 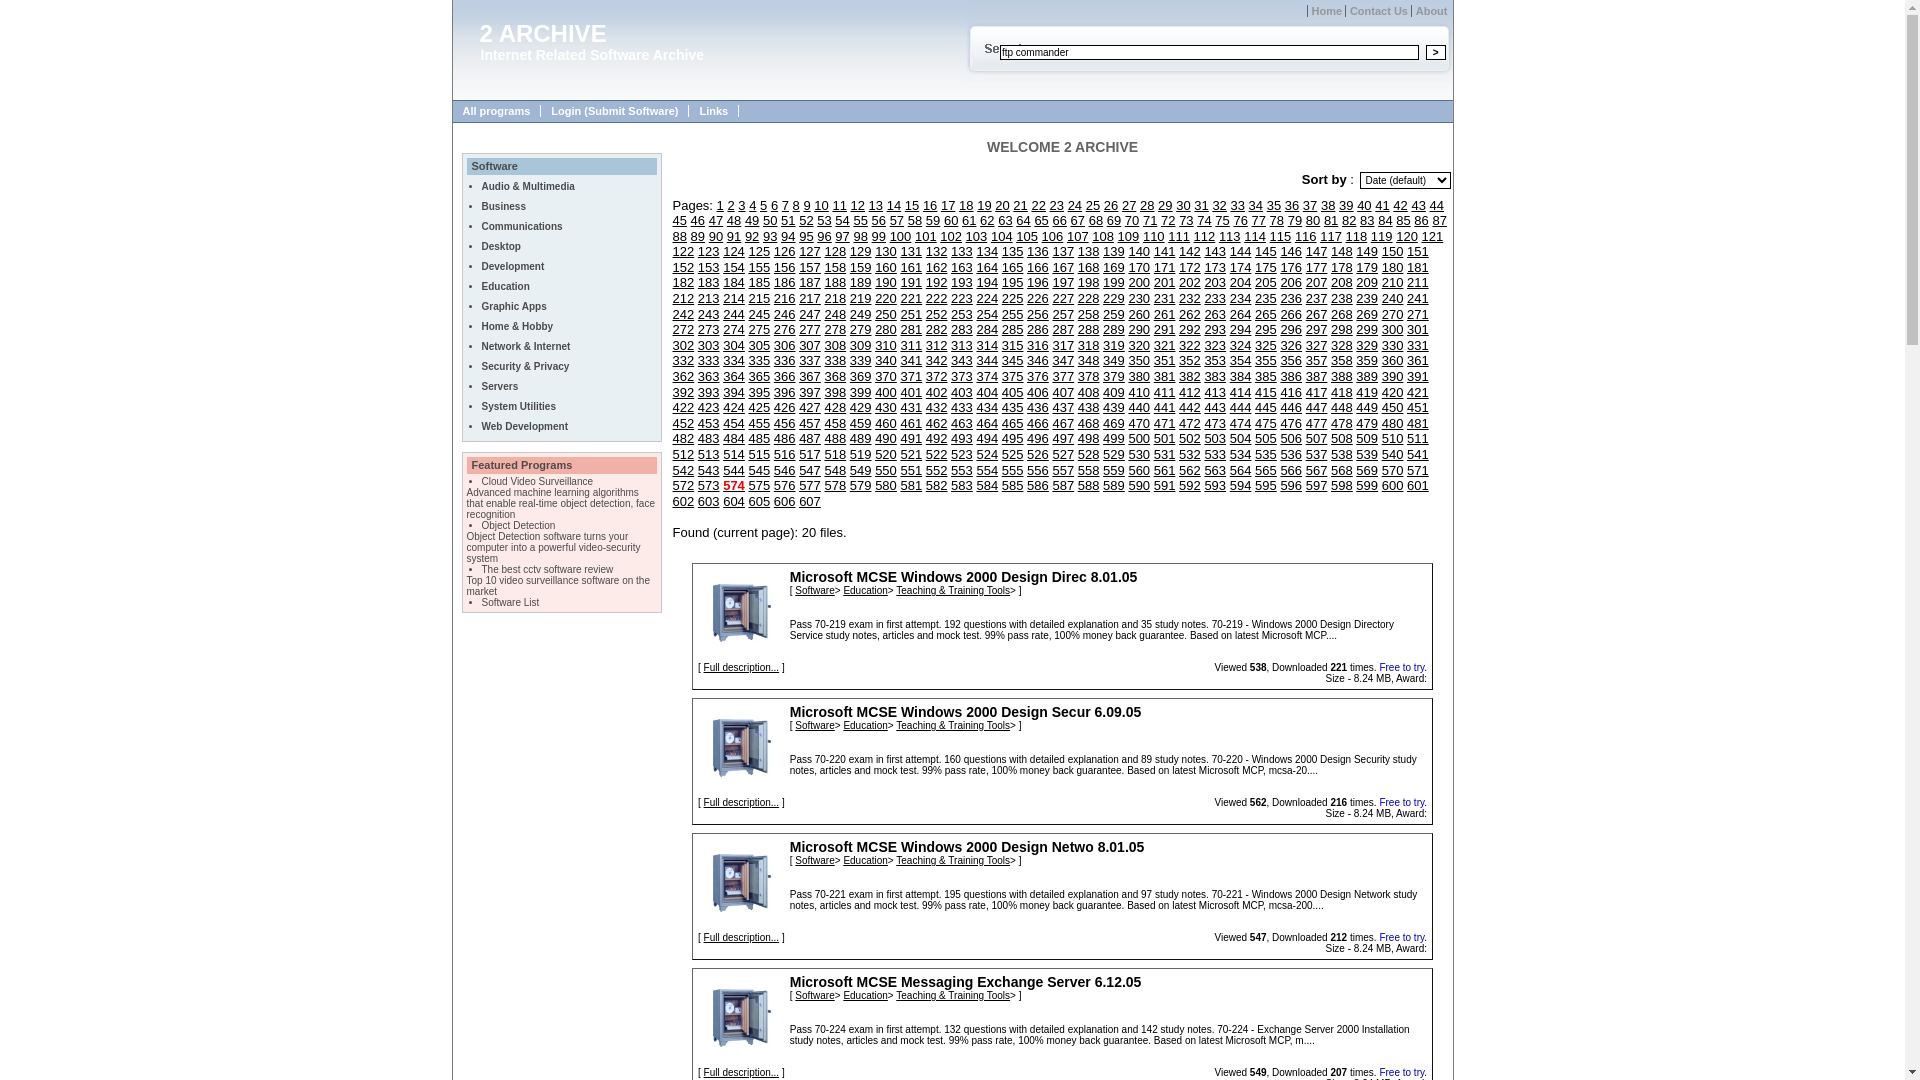 I want to click on '120', so click(x=1405, y=235).